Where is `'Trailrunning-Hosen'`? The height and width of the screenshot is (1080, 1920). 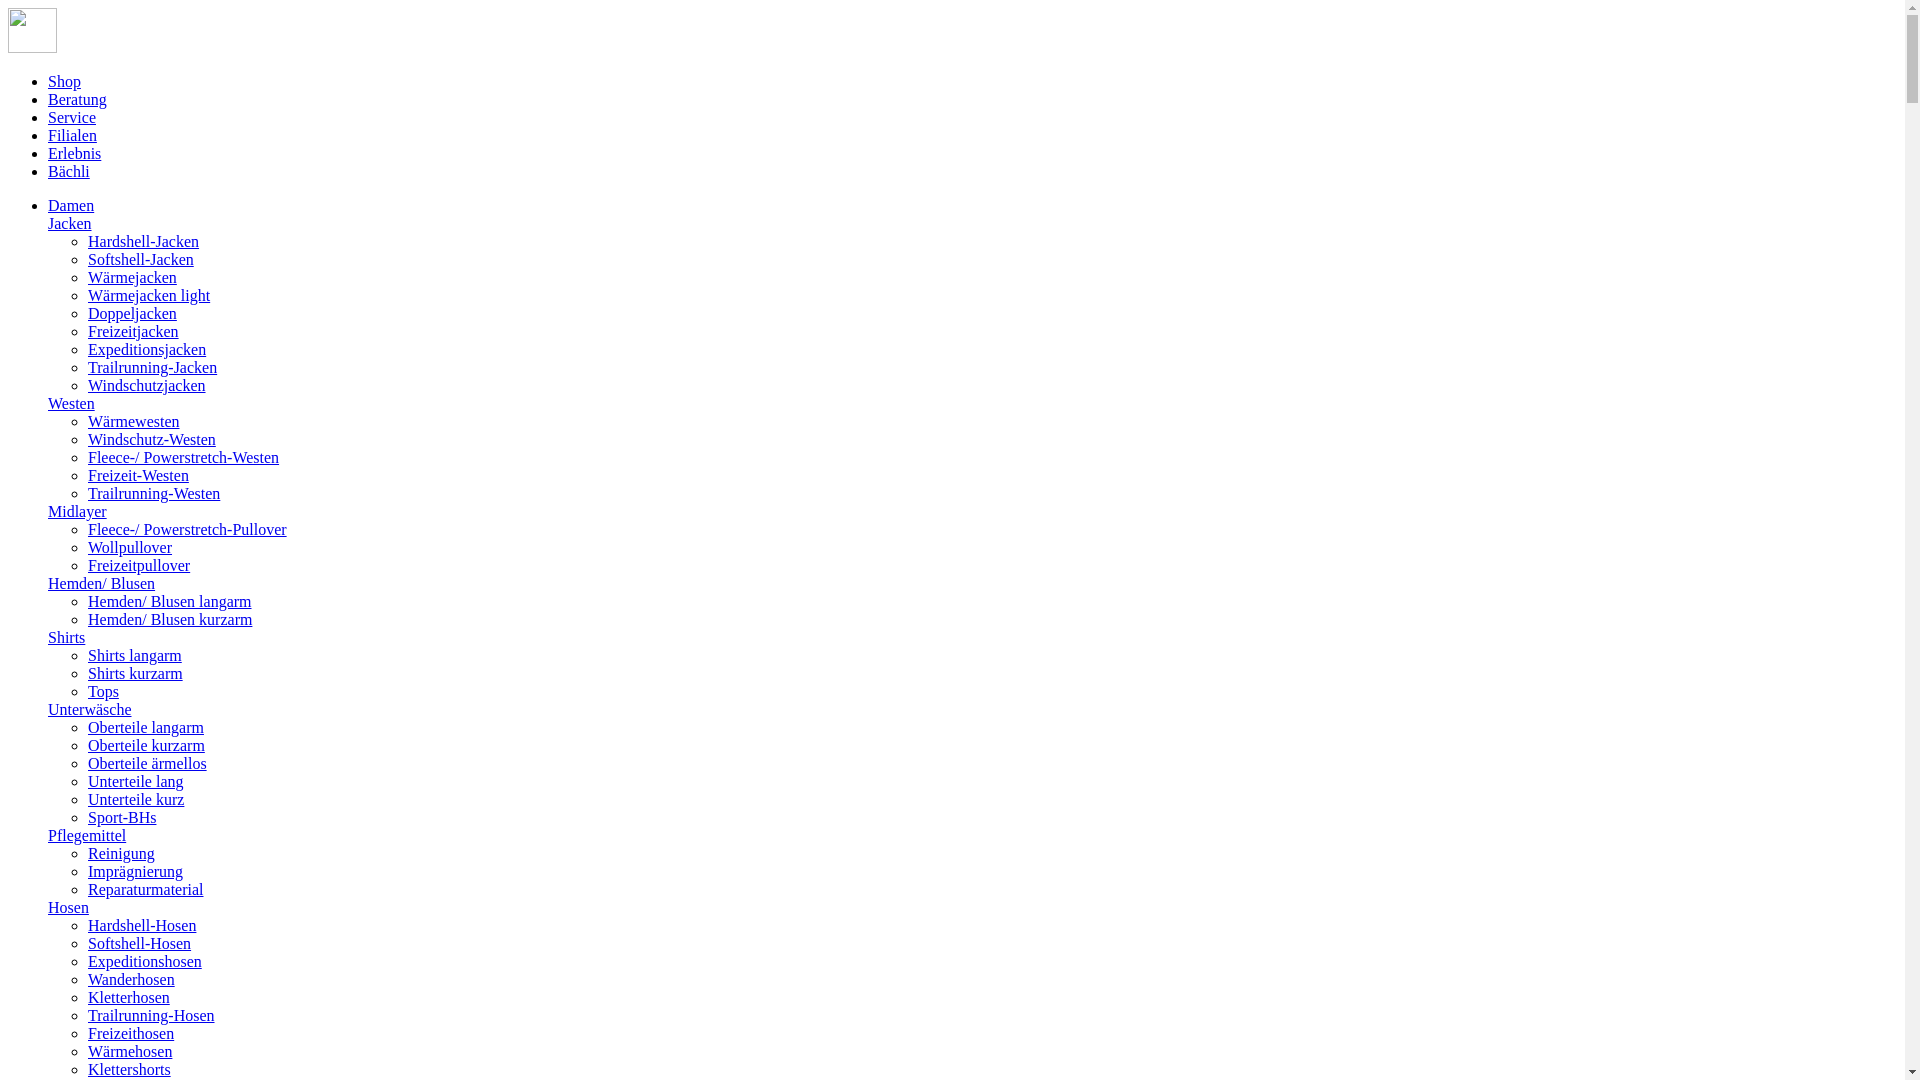
'Trailrunning-Hosen' is located at coordinates (150, 1015).